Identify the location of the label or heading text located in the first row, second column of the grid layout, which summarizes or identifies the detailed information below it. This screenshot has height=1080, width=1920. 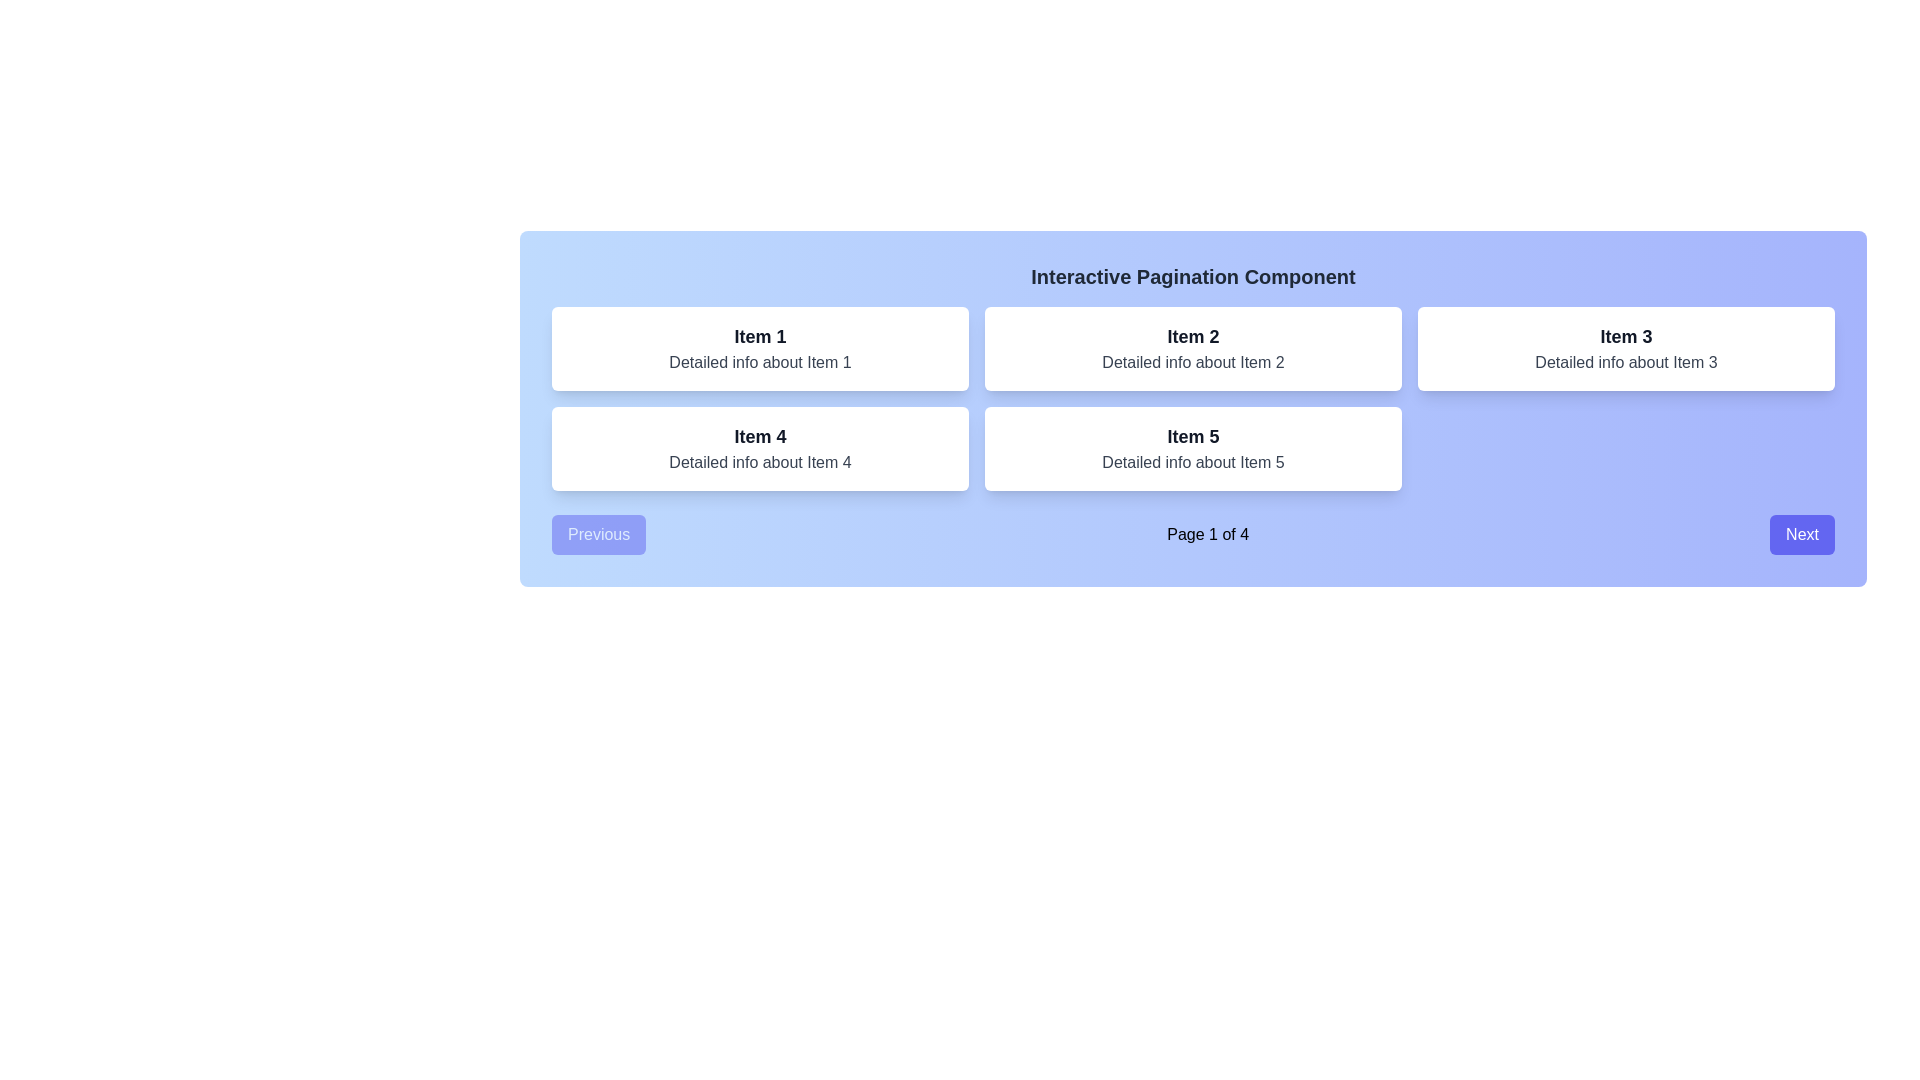
(1193, 335).